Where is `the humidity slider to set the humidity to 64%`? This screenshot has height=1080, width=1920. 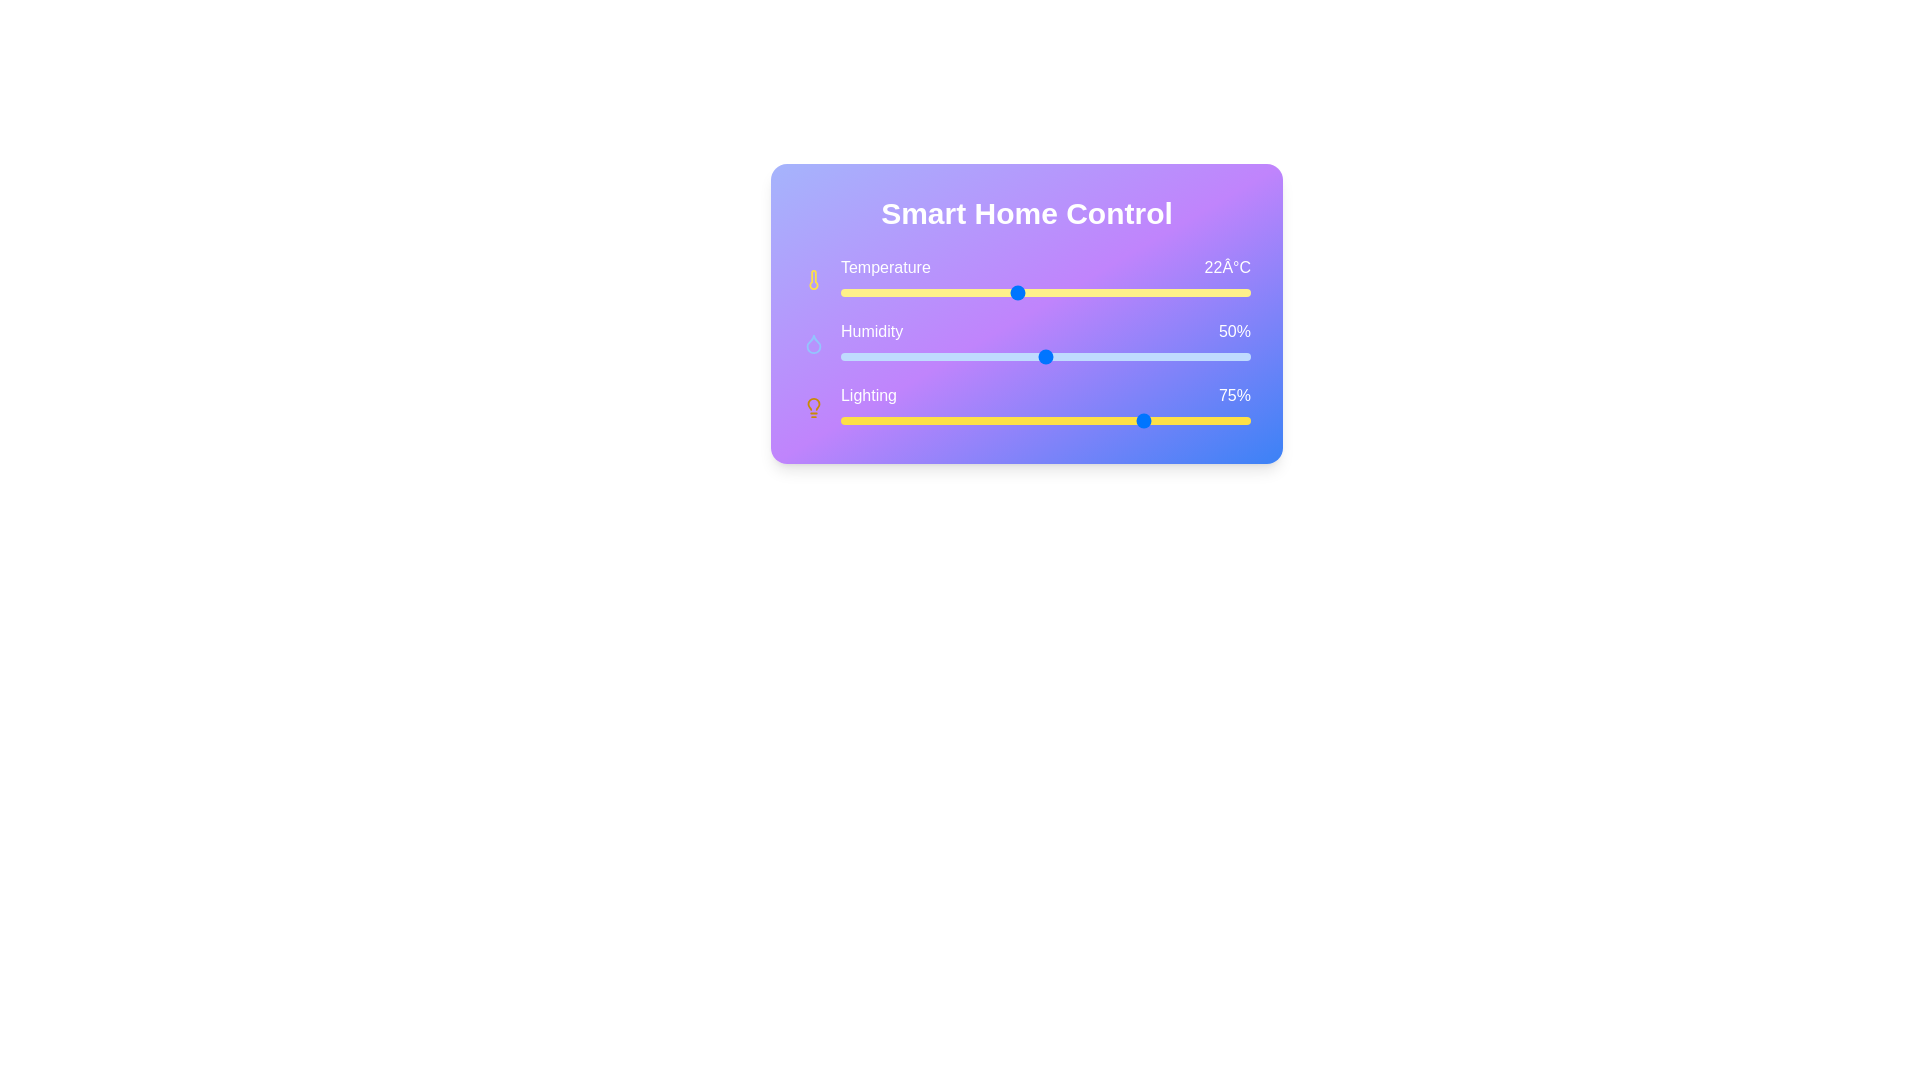 the humidity slider to set the humidity to 64% is located at coordinates (1141, 356).